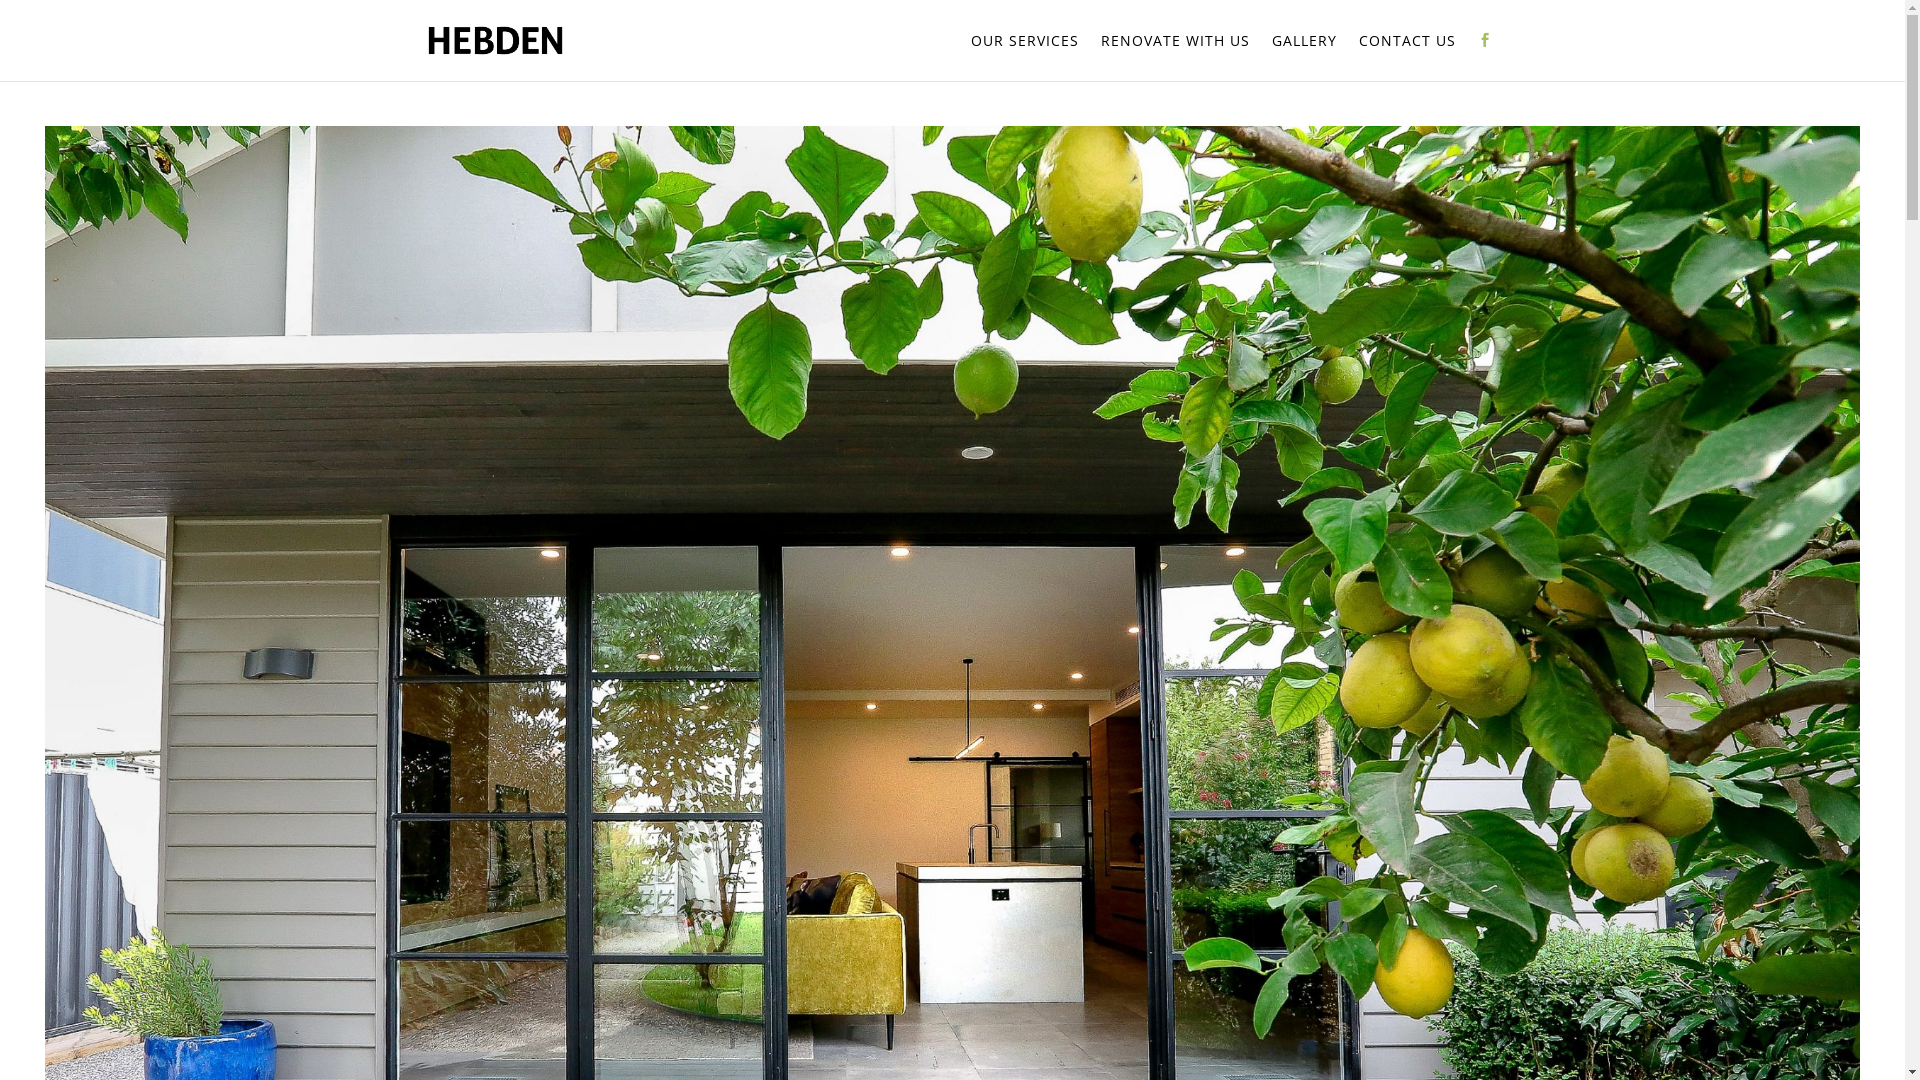  I want to click on 'OUR SERVICES', so click(969, 56).